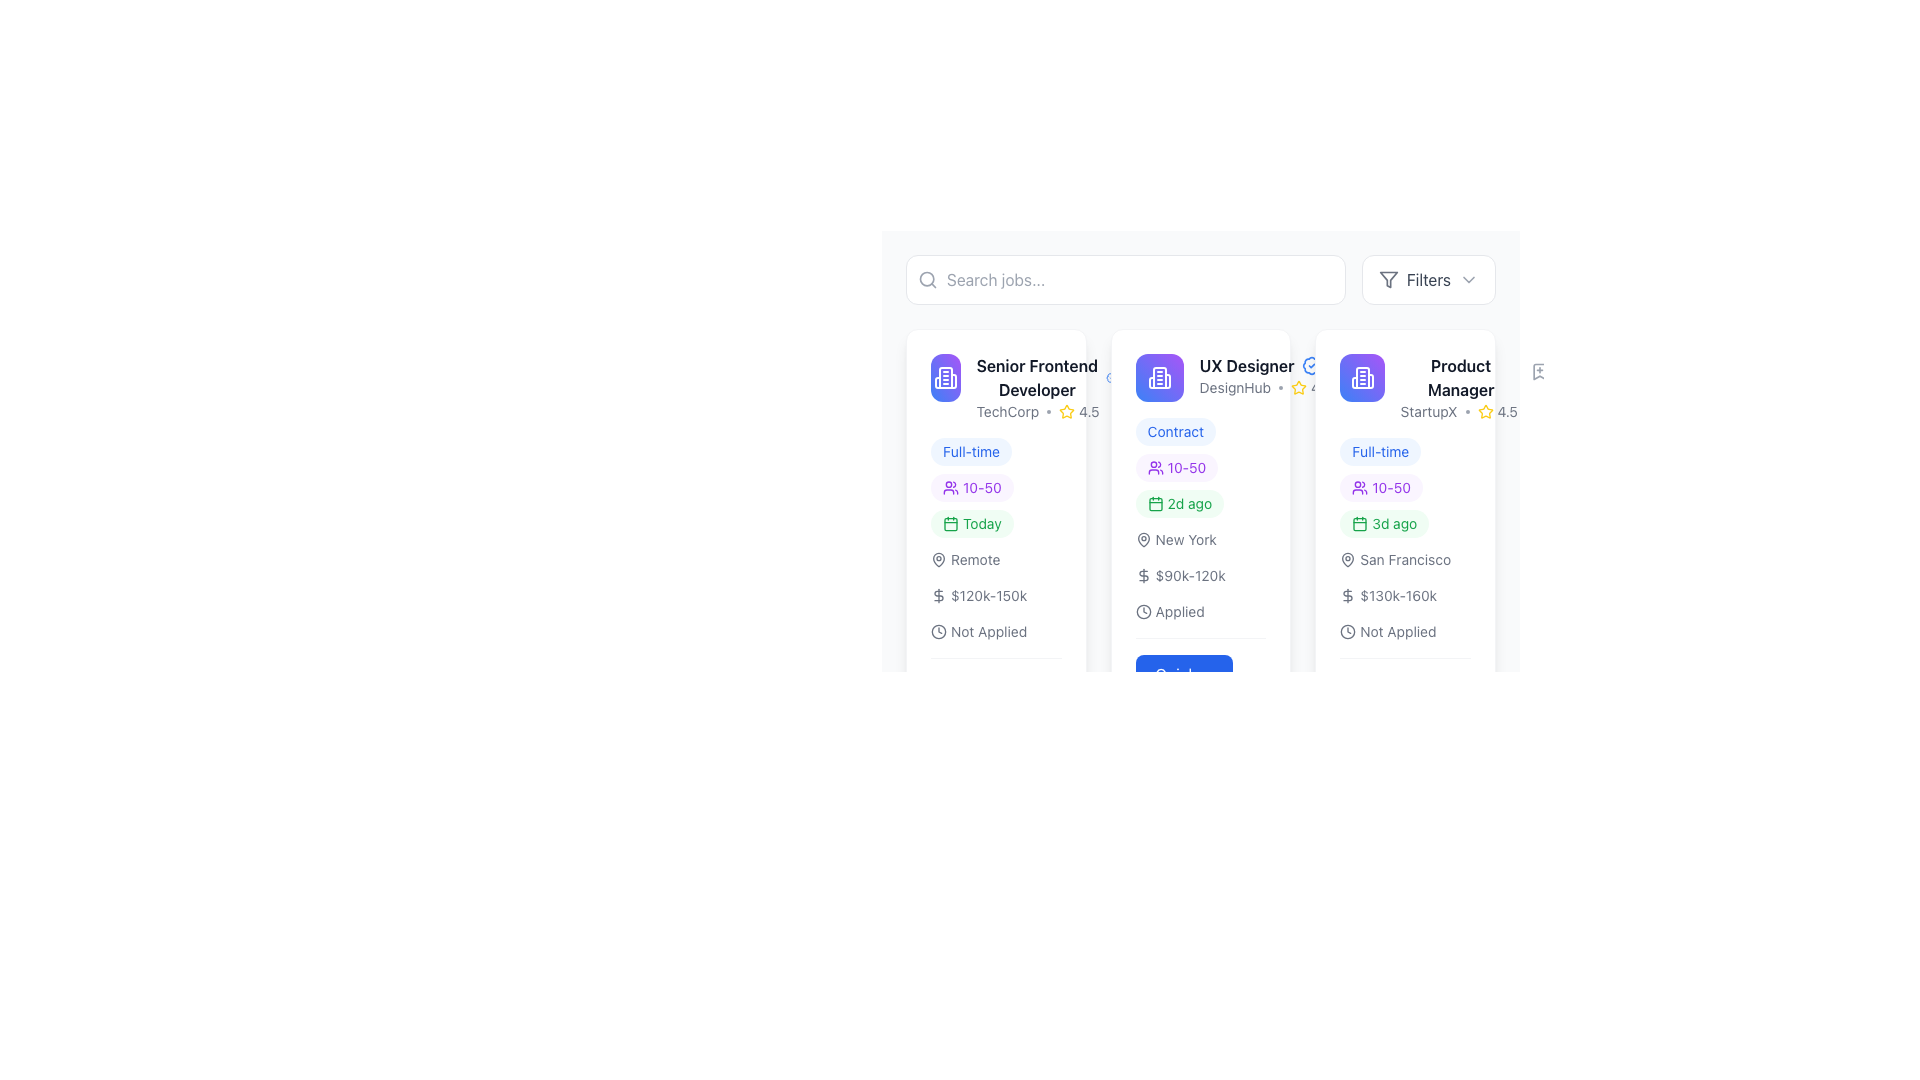 Image resolution: width=1920 pixels, height=1080 pixels. I want to click on the job posting card for the Product Manager role at StartupX, so click(1404, 546).